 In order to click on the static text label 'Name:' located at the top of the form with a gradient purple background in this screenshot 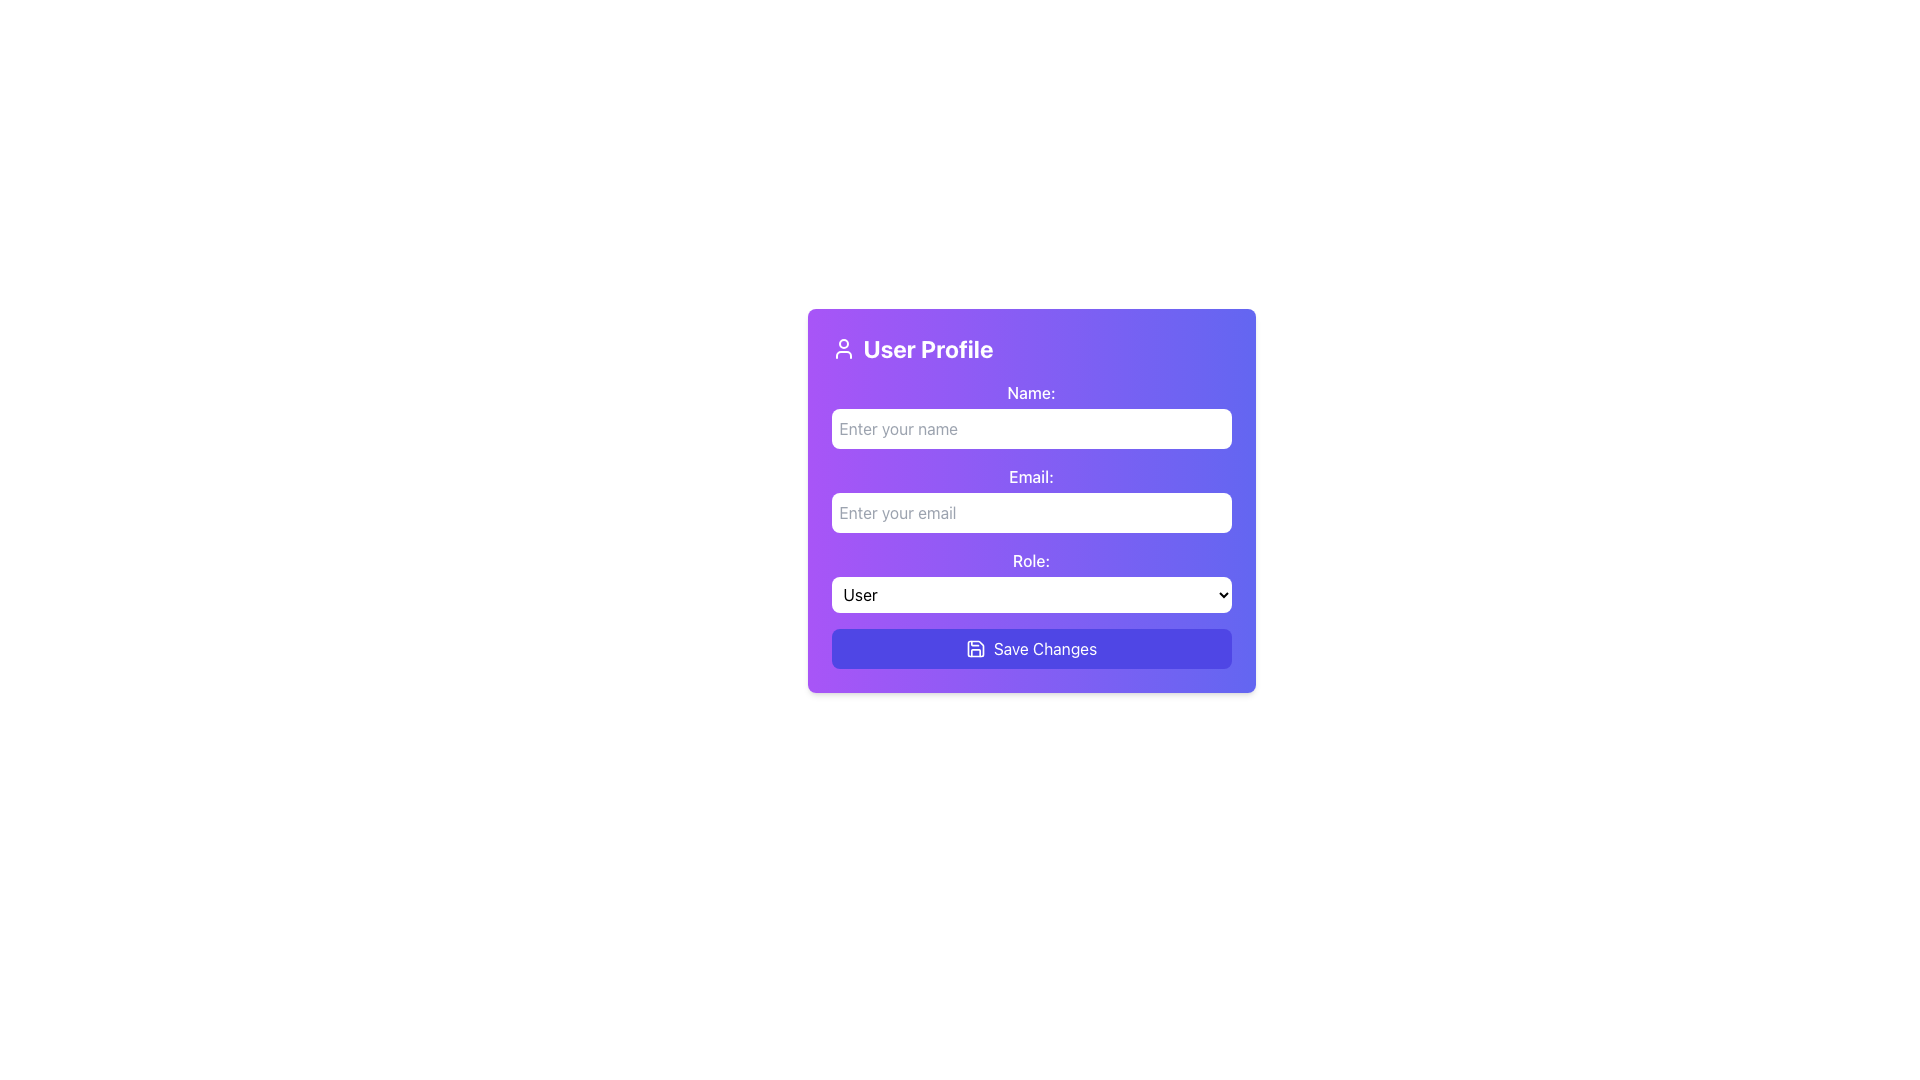, I will do `click(1031, 414)`.